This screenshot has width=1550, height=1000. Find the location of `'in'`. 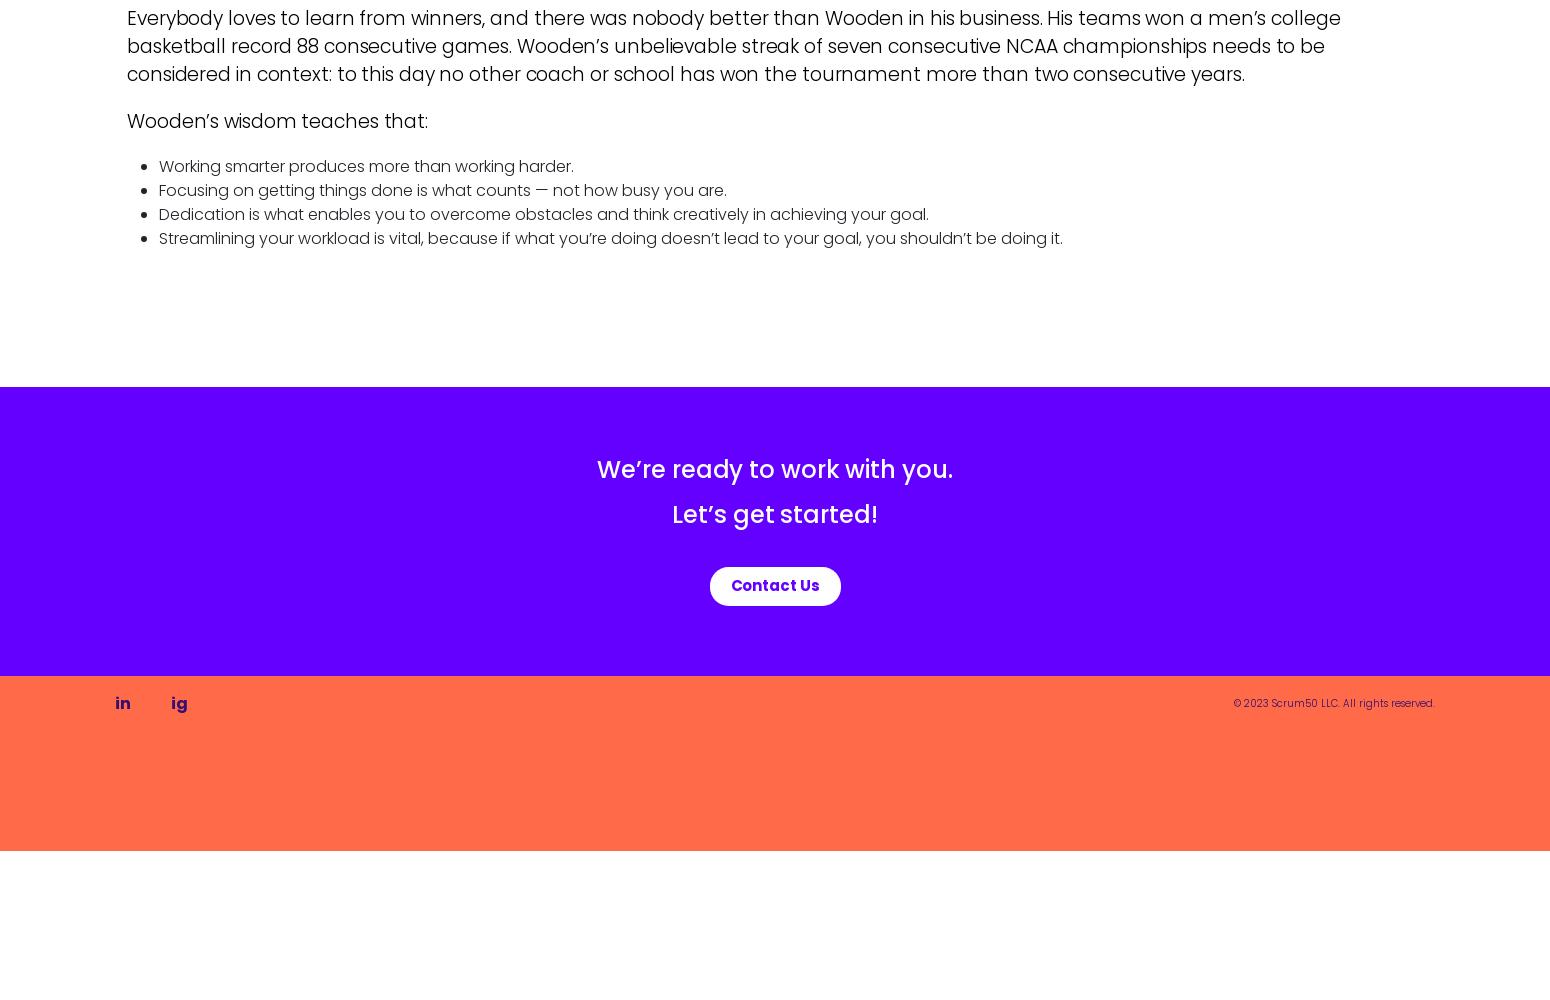

'in' is located at coordinates (123, 701).